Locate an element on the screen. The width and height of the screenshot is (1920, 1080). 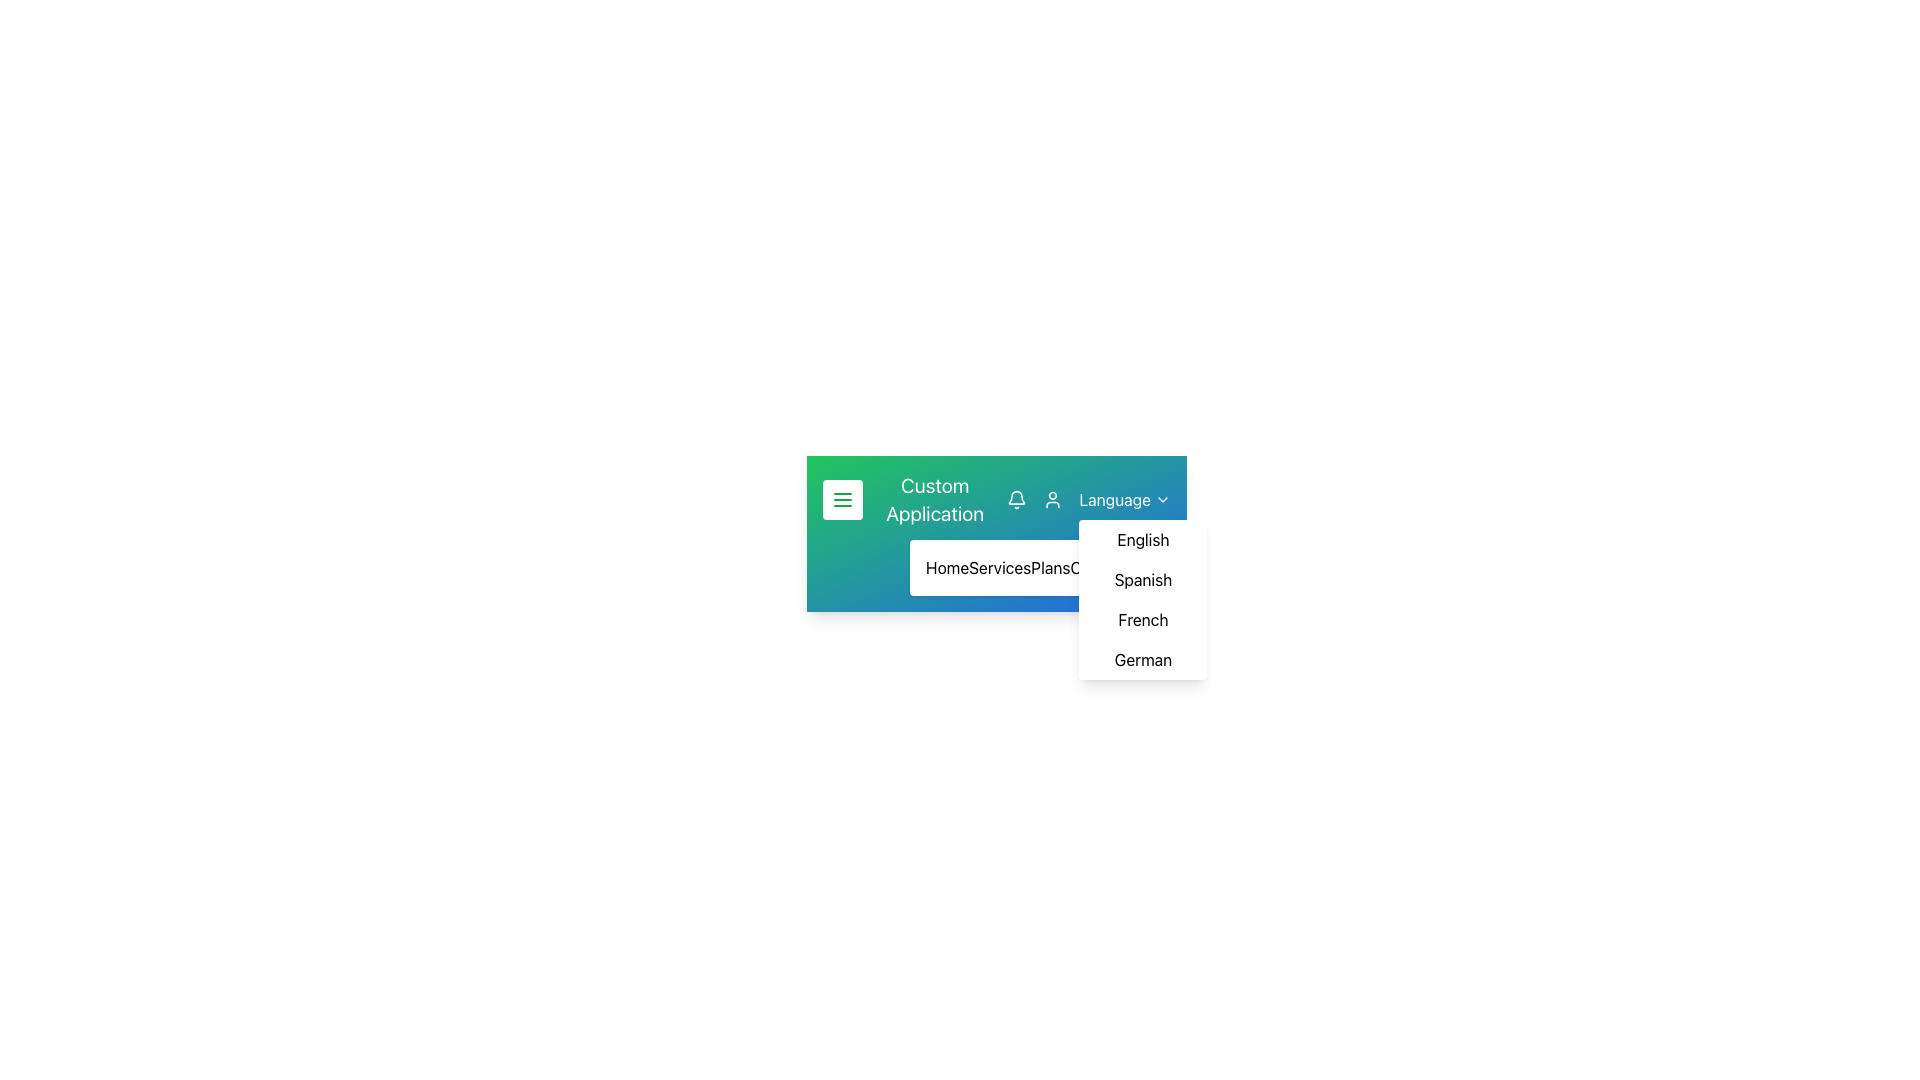
blue-colored text label displaying 'Language' located in the header section, positioned to the left of a dropdown control with a Chevron icon is located at coordinates (1114, 499).